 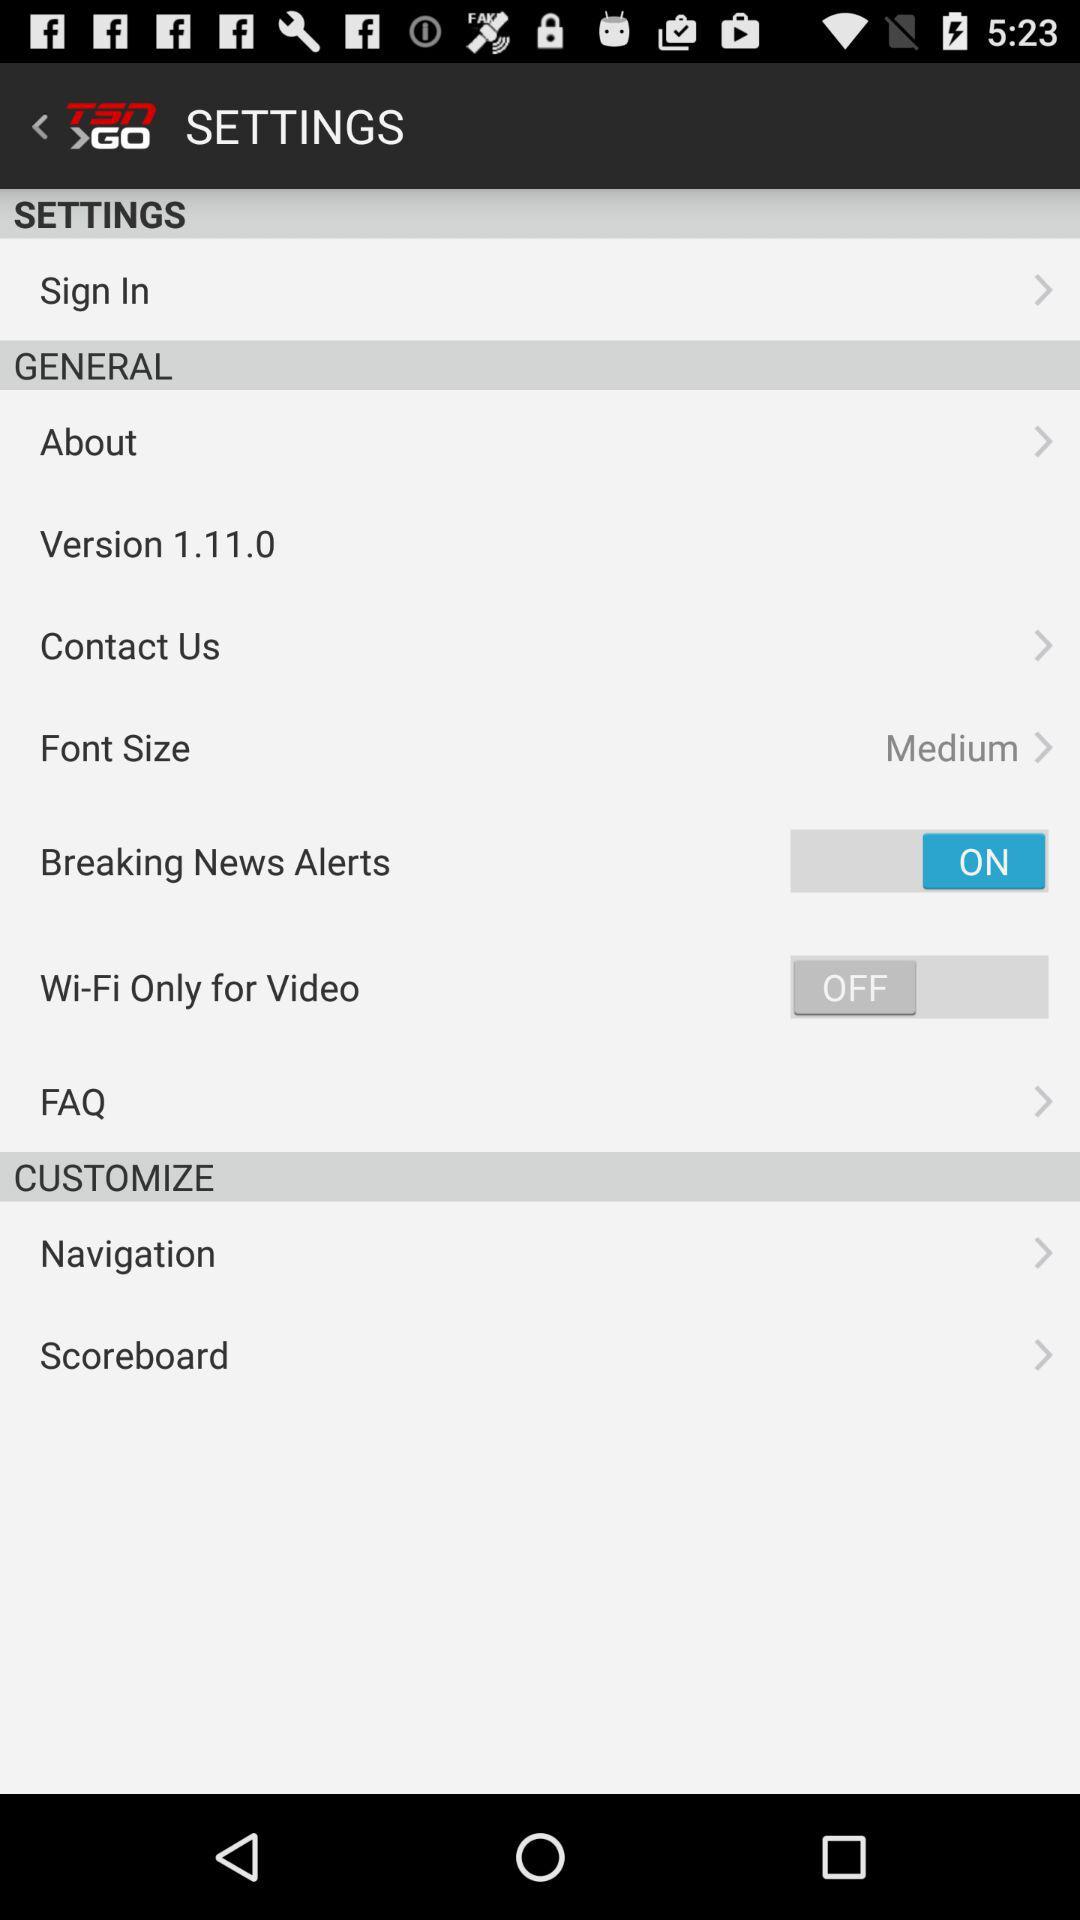 I want to click on shows on/off option, so click(x=919, y=987).